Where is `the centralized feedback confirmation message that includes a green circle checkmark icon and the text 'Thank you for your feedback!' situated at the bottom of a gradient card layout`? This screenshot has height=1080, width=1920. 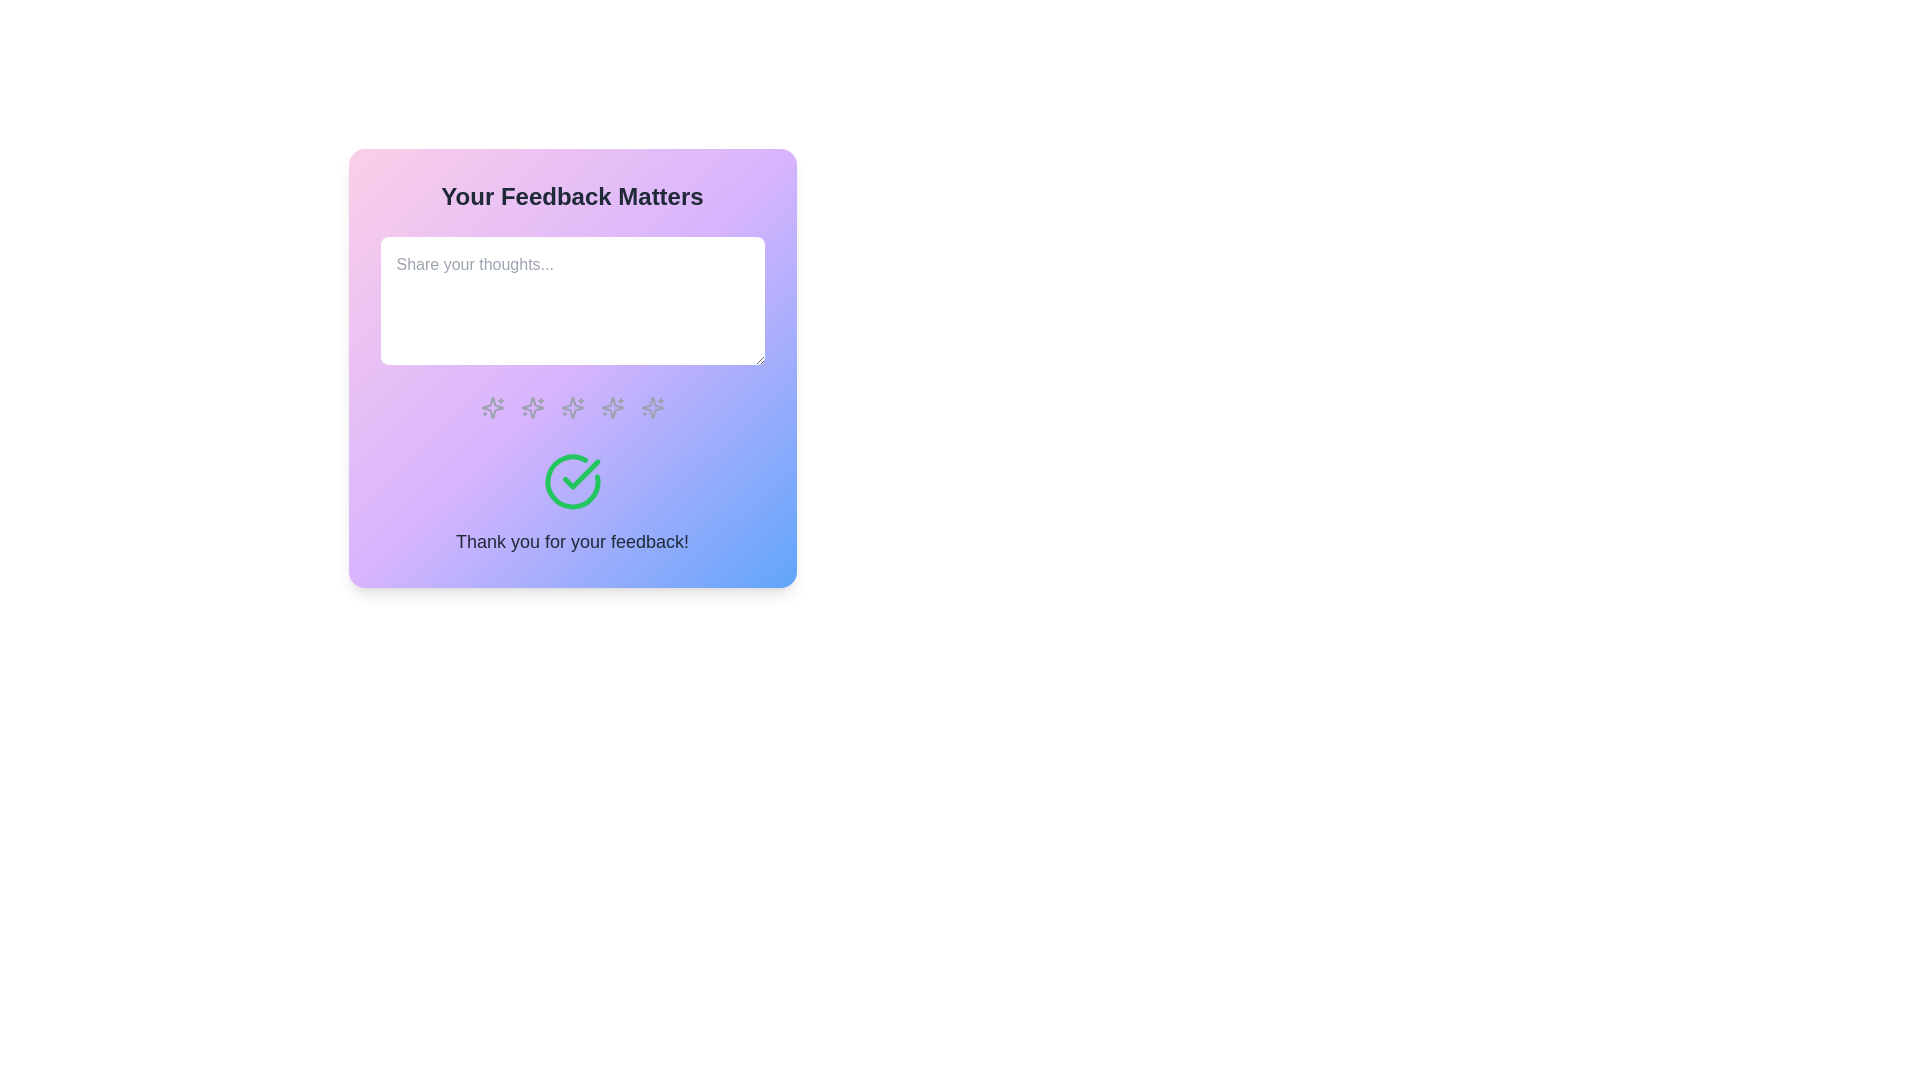 the centralized feedback confirmation message that includes a green circle checkmark icon and the text 'Thank you for your feedback!' situated at the bottom of a gradient card layout is located at coordinates (571, 503).